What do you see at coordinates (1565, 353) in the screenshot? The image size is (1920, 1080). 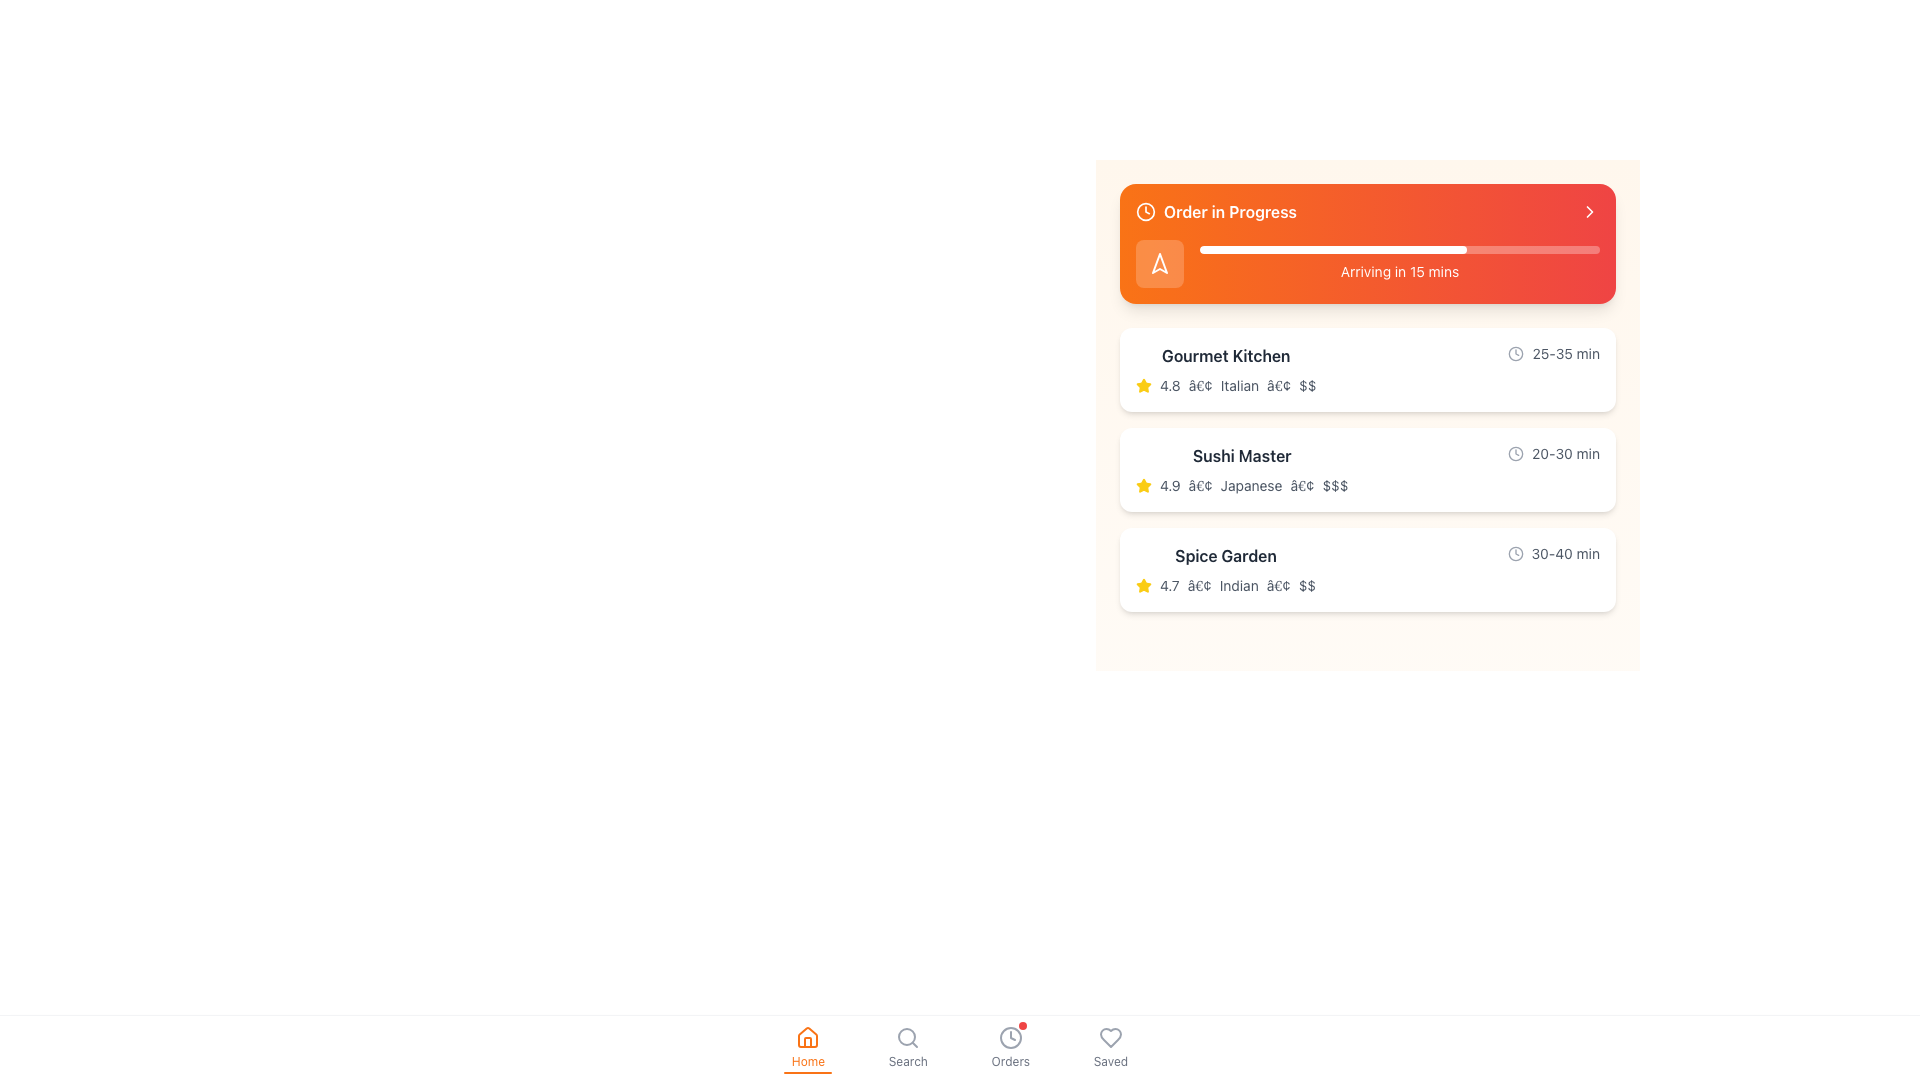 I see `the text element displaying the estimated time '25-35 min', which is located to the right of a small clock icon within the first restaurant card in the list` at bounding box center [1565, 353].